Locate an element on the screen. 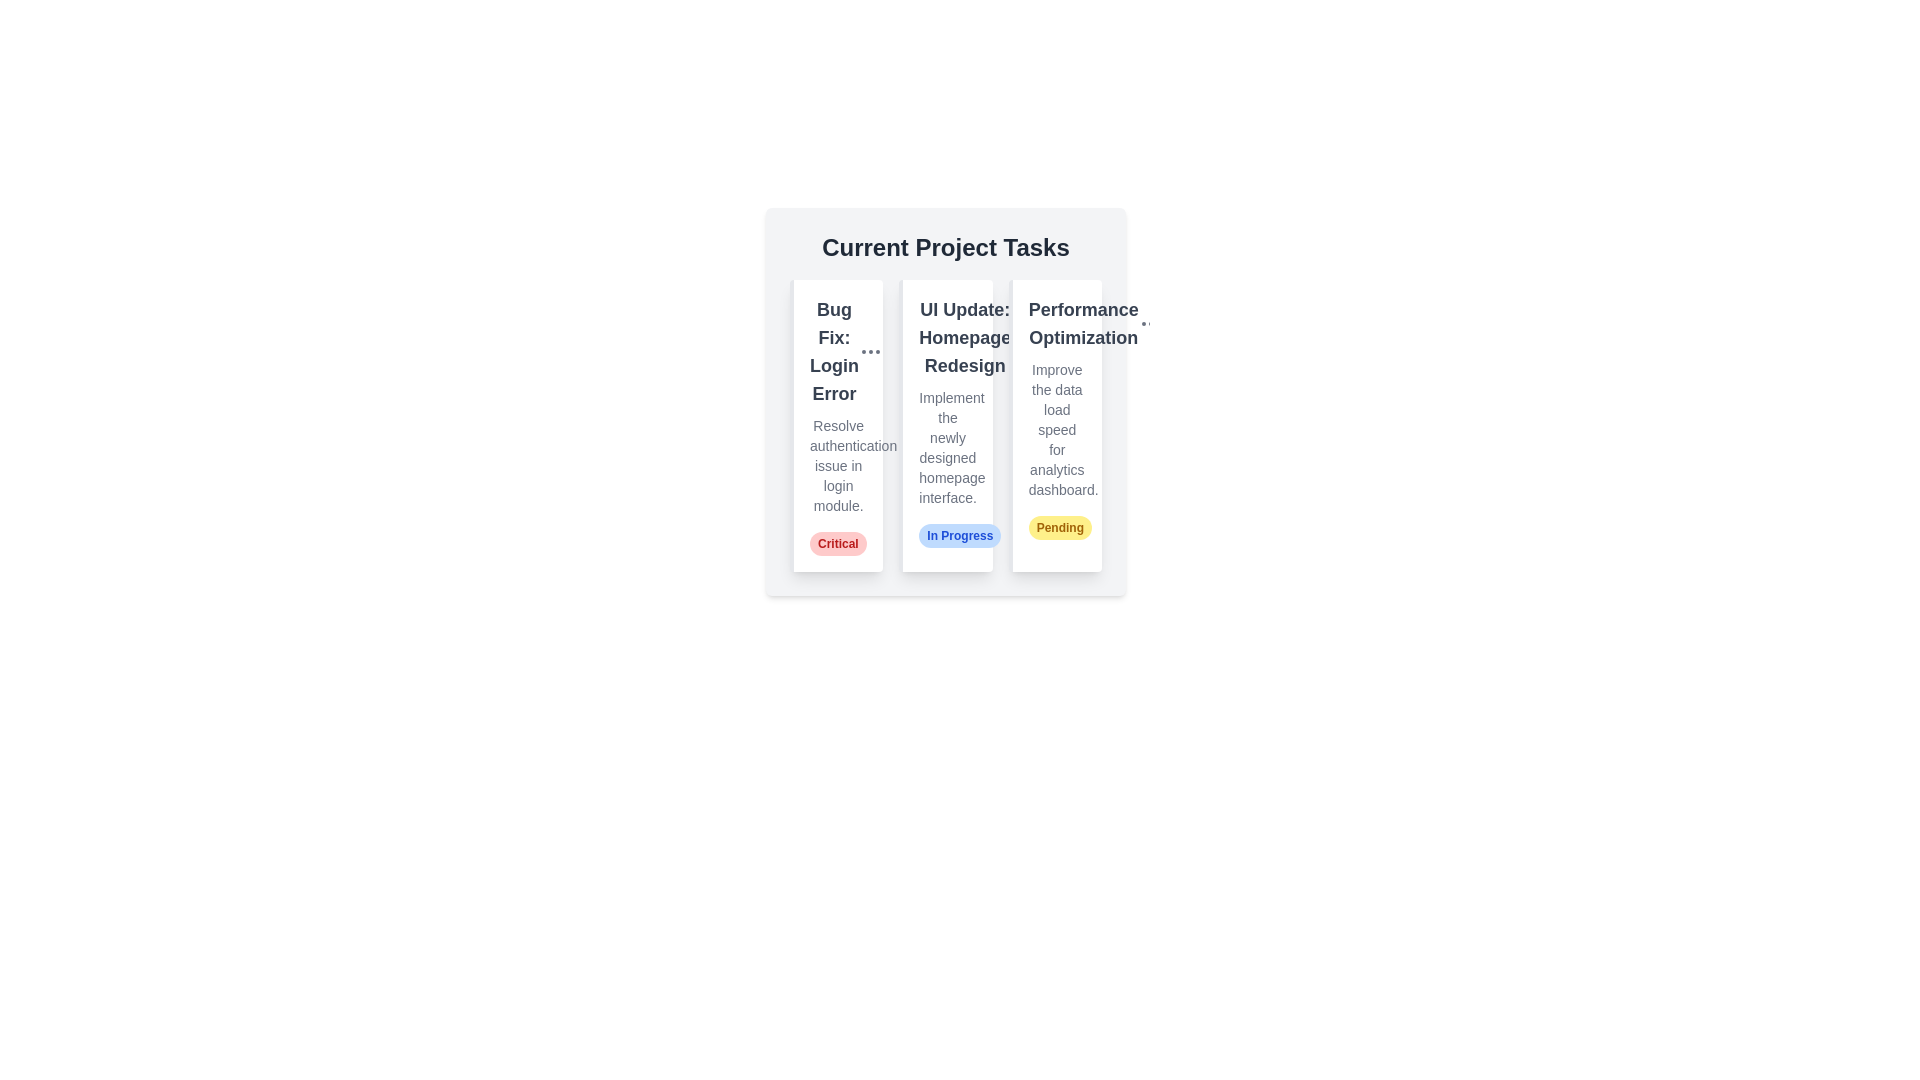  options button for the task titled 'Bug Fix: Login Error' is located at coordinates (870, 350).